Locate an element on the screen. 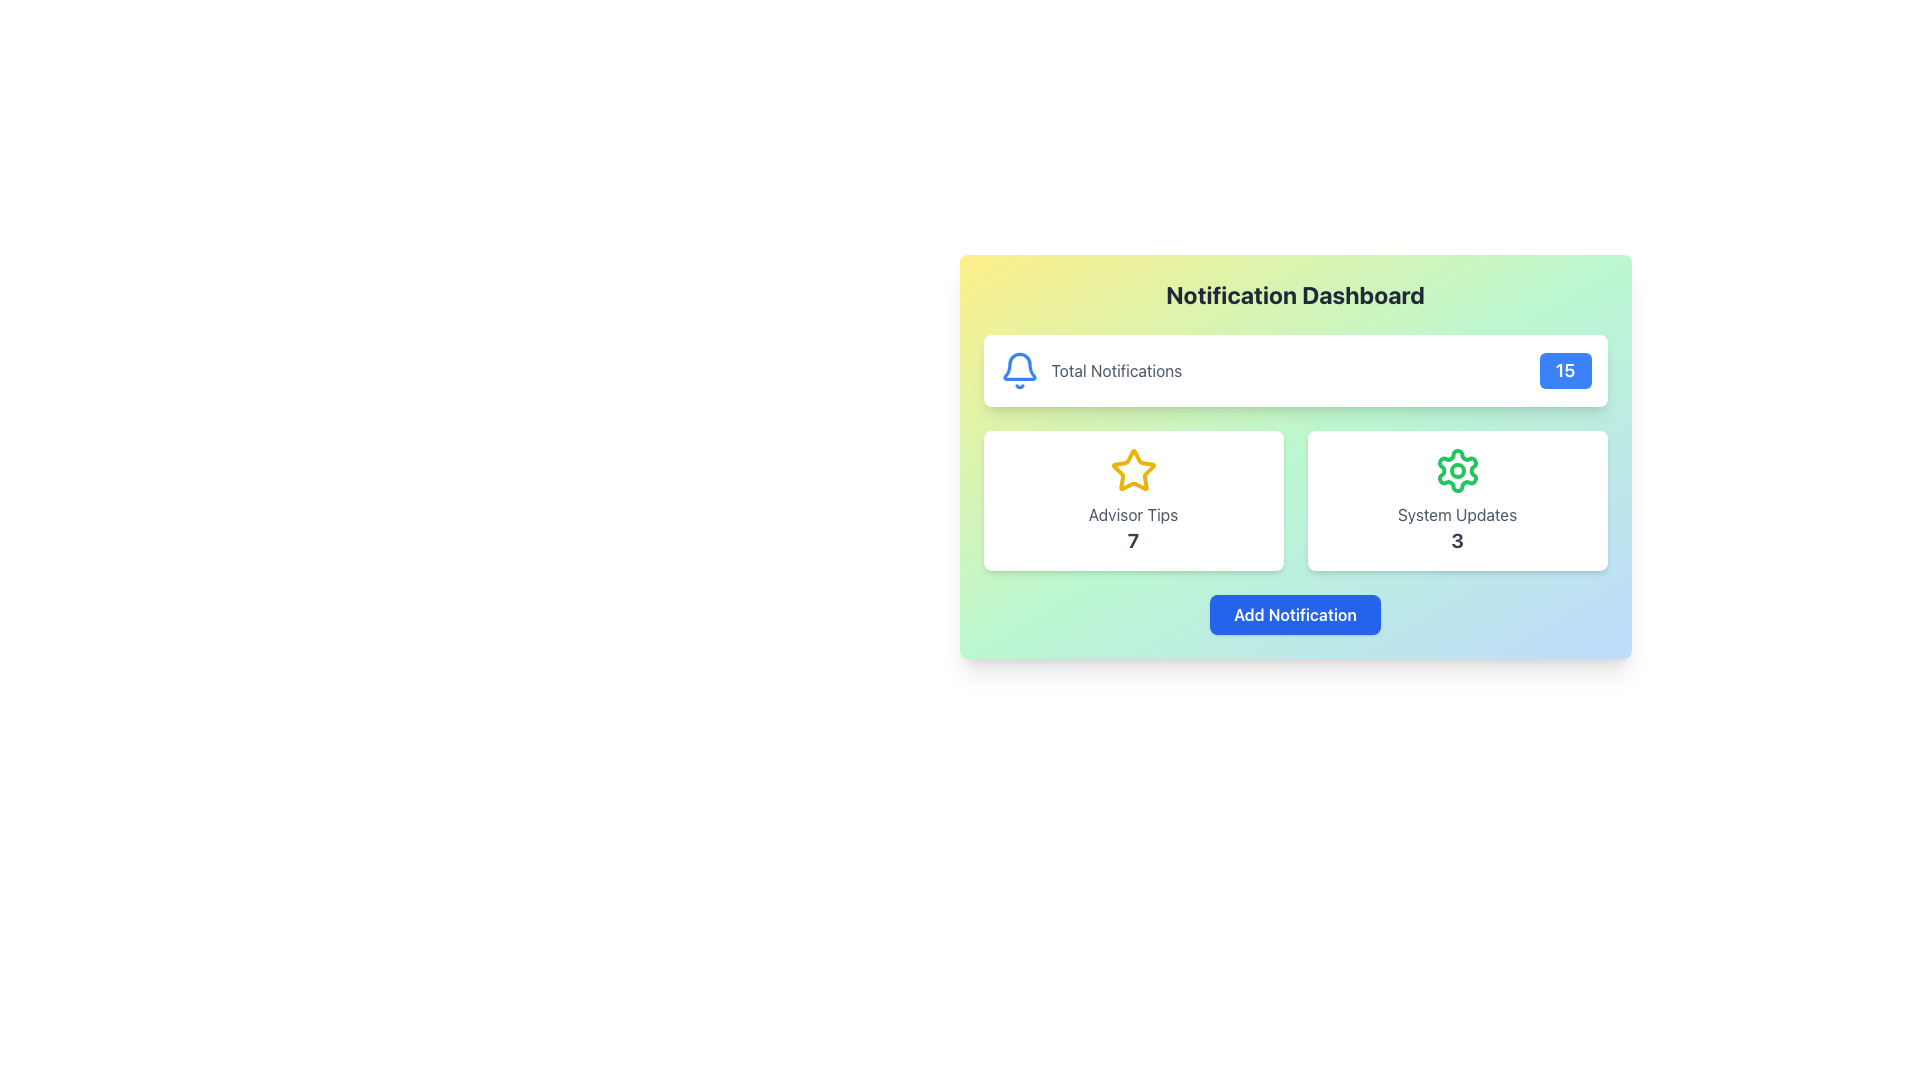  the 'Add Notification' button located at the bottom center of the 'Notification Dashboard' card is located at coordinates (1295, 613).